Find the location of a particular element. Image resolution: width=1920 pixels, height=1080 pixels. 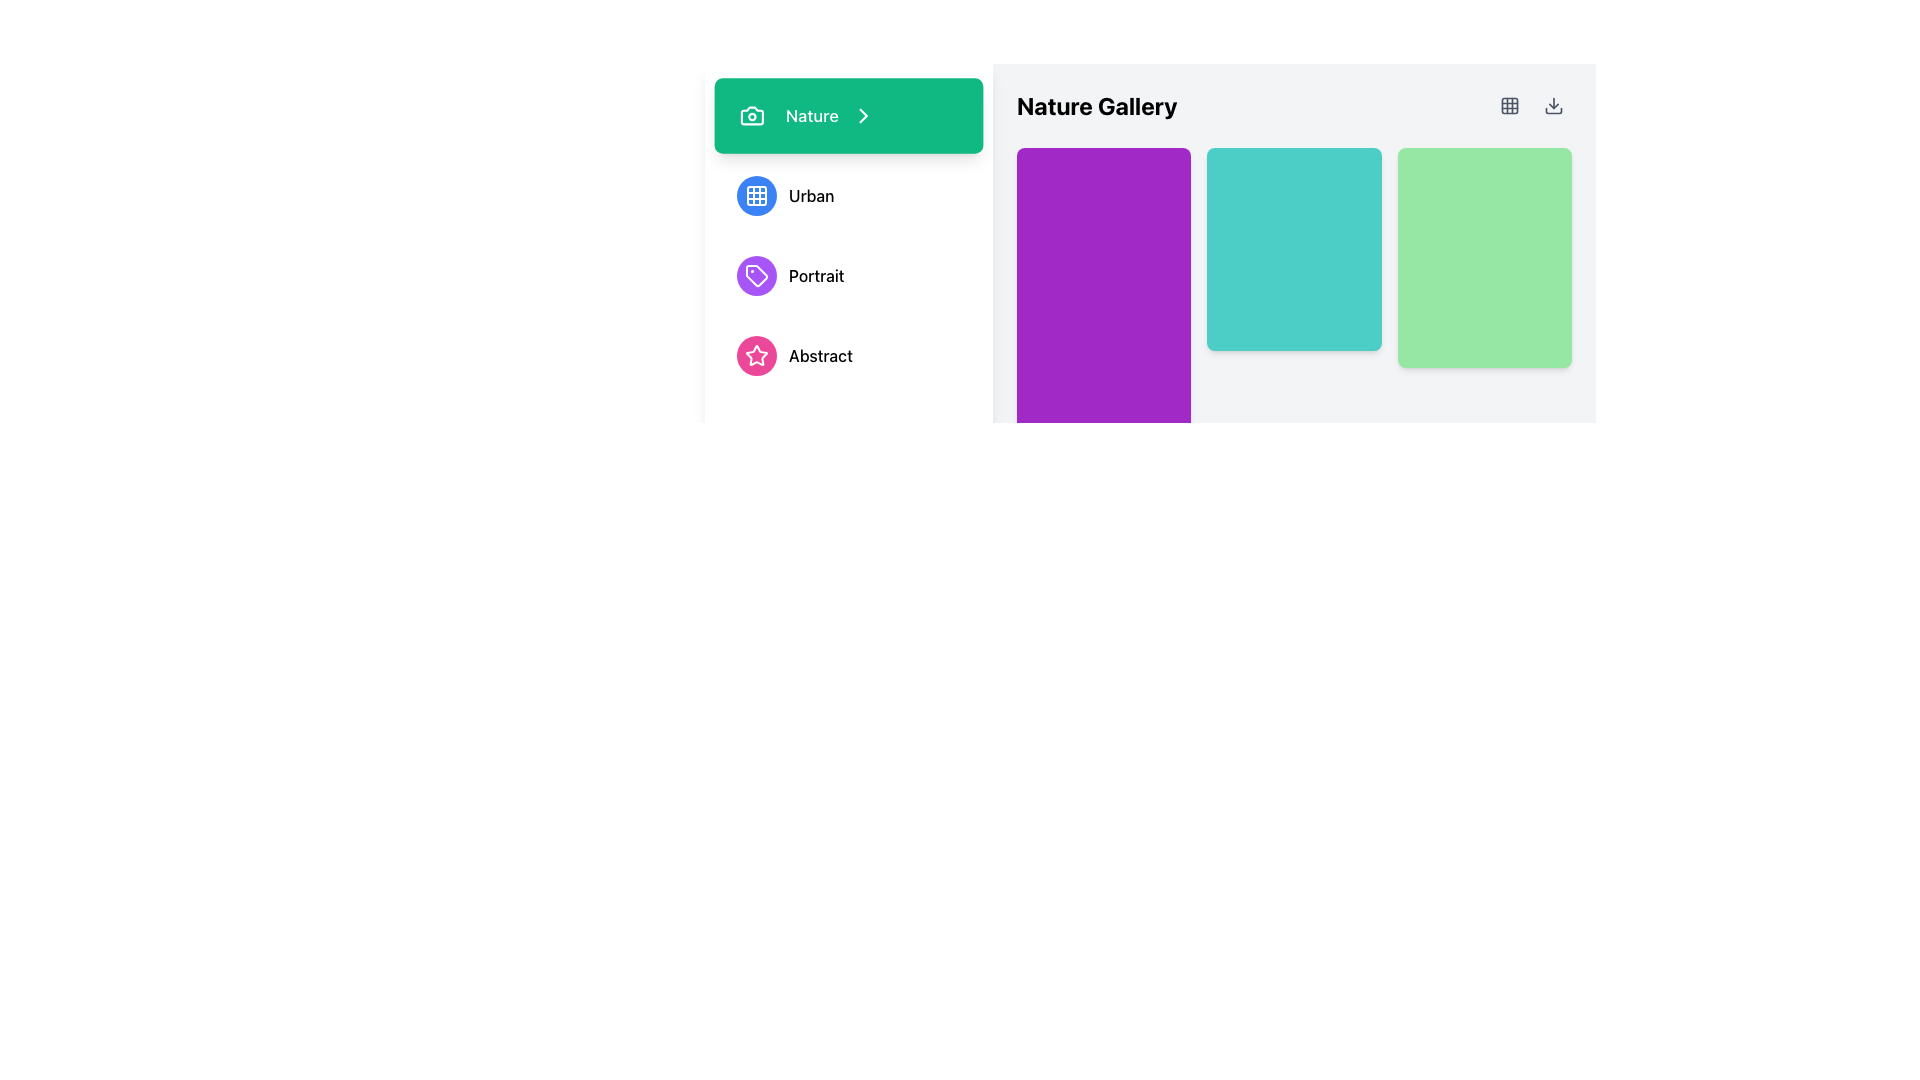

the download icon button located at the top-right corner of the gallery content area to initiate the download is located at coordinates (1553, 105).